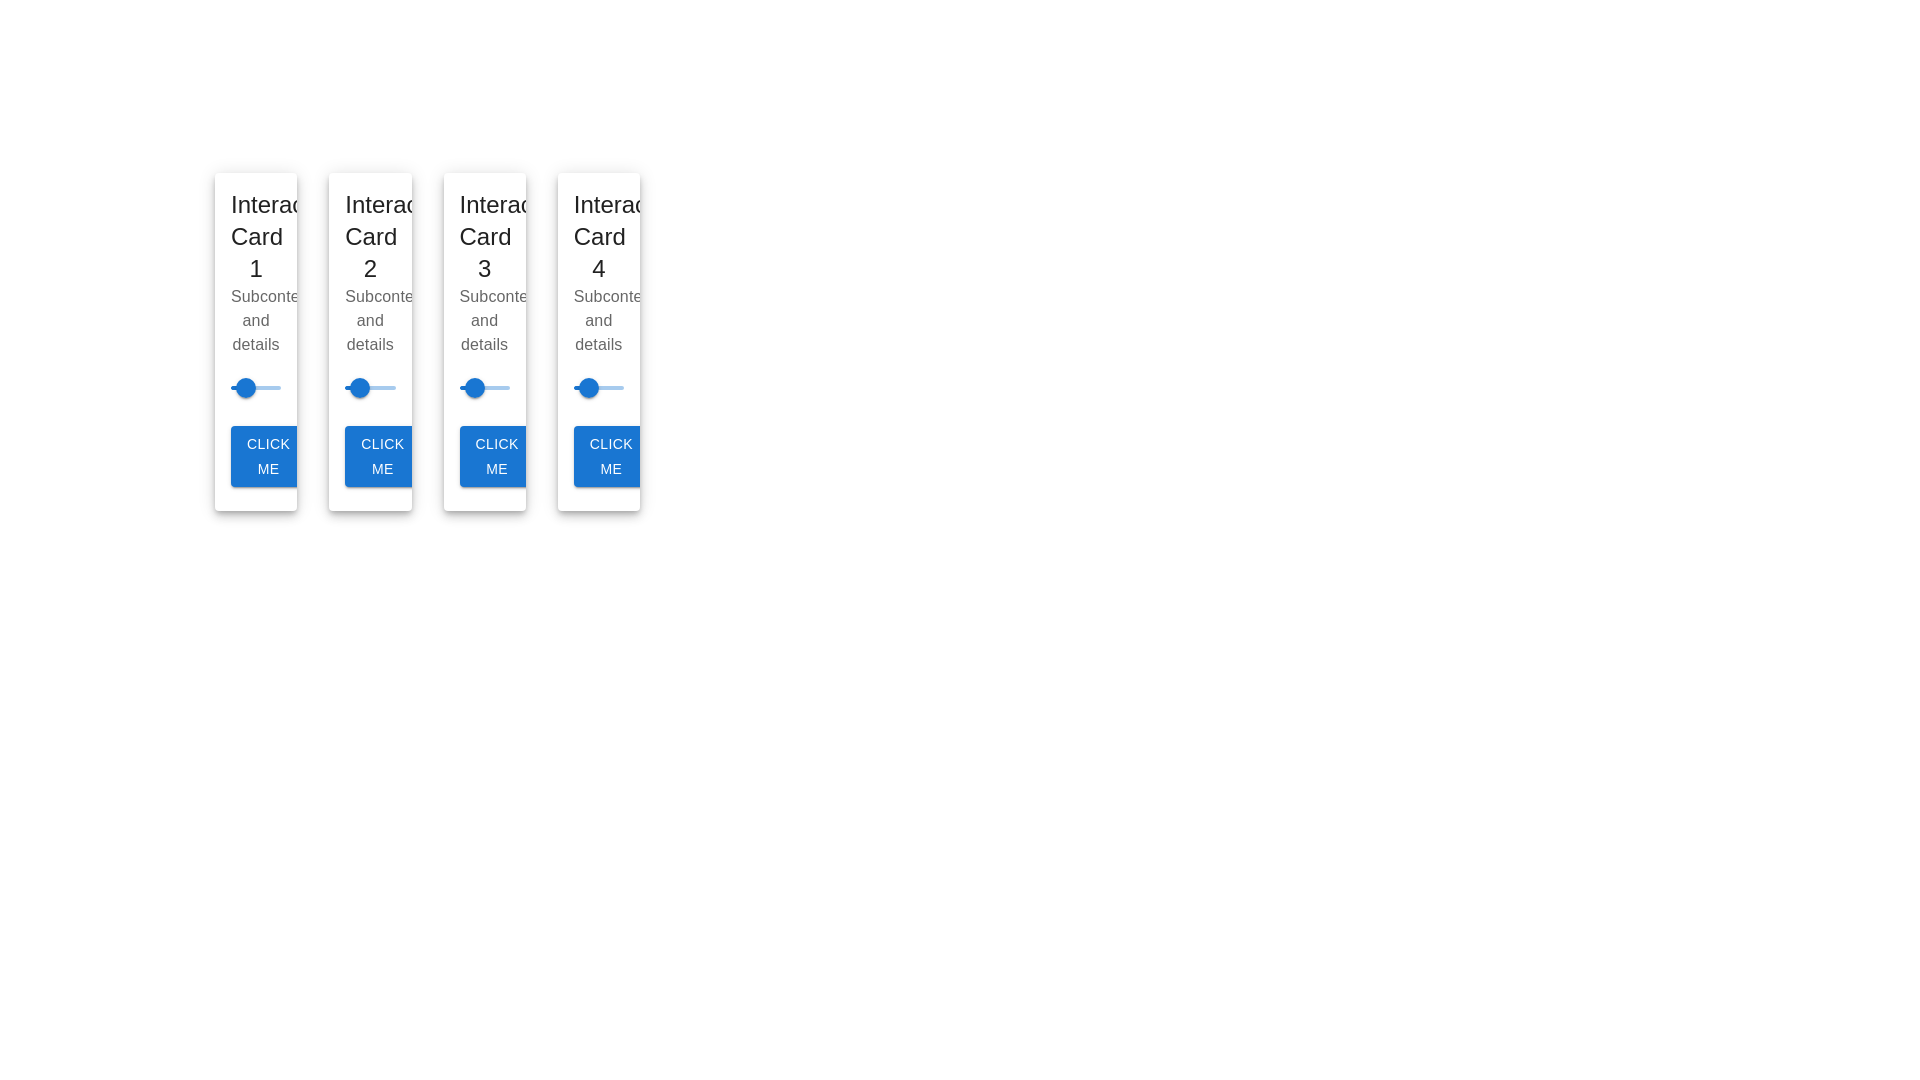 The height and width of the screenshot is (1080, 1920). What do you see at coordinates (240, 388) in the screenshot?
I see `the slider` at bounding box center [240, 388].